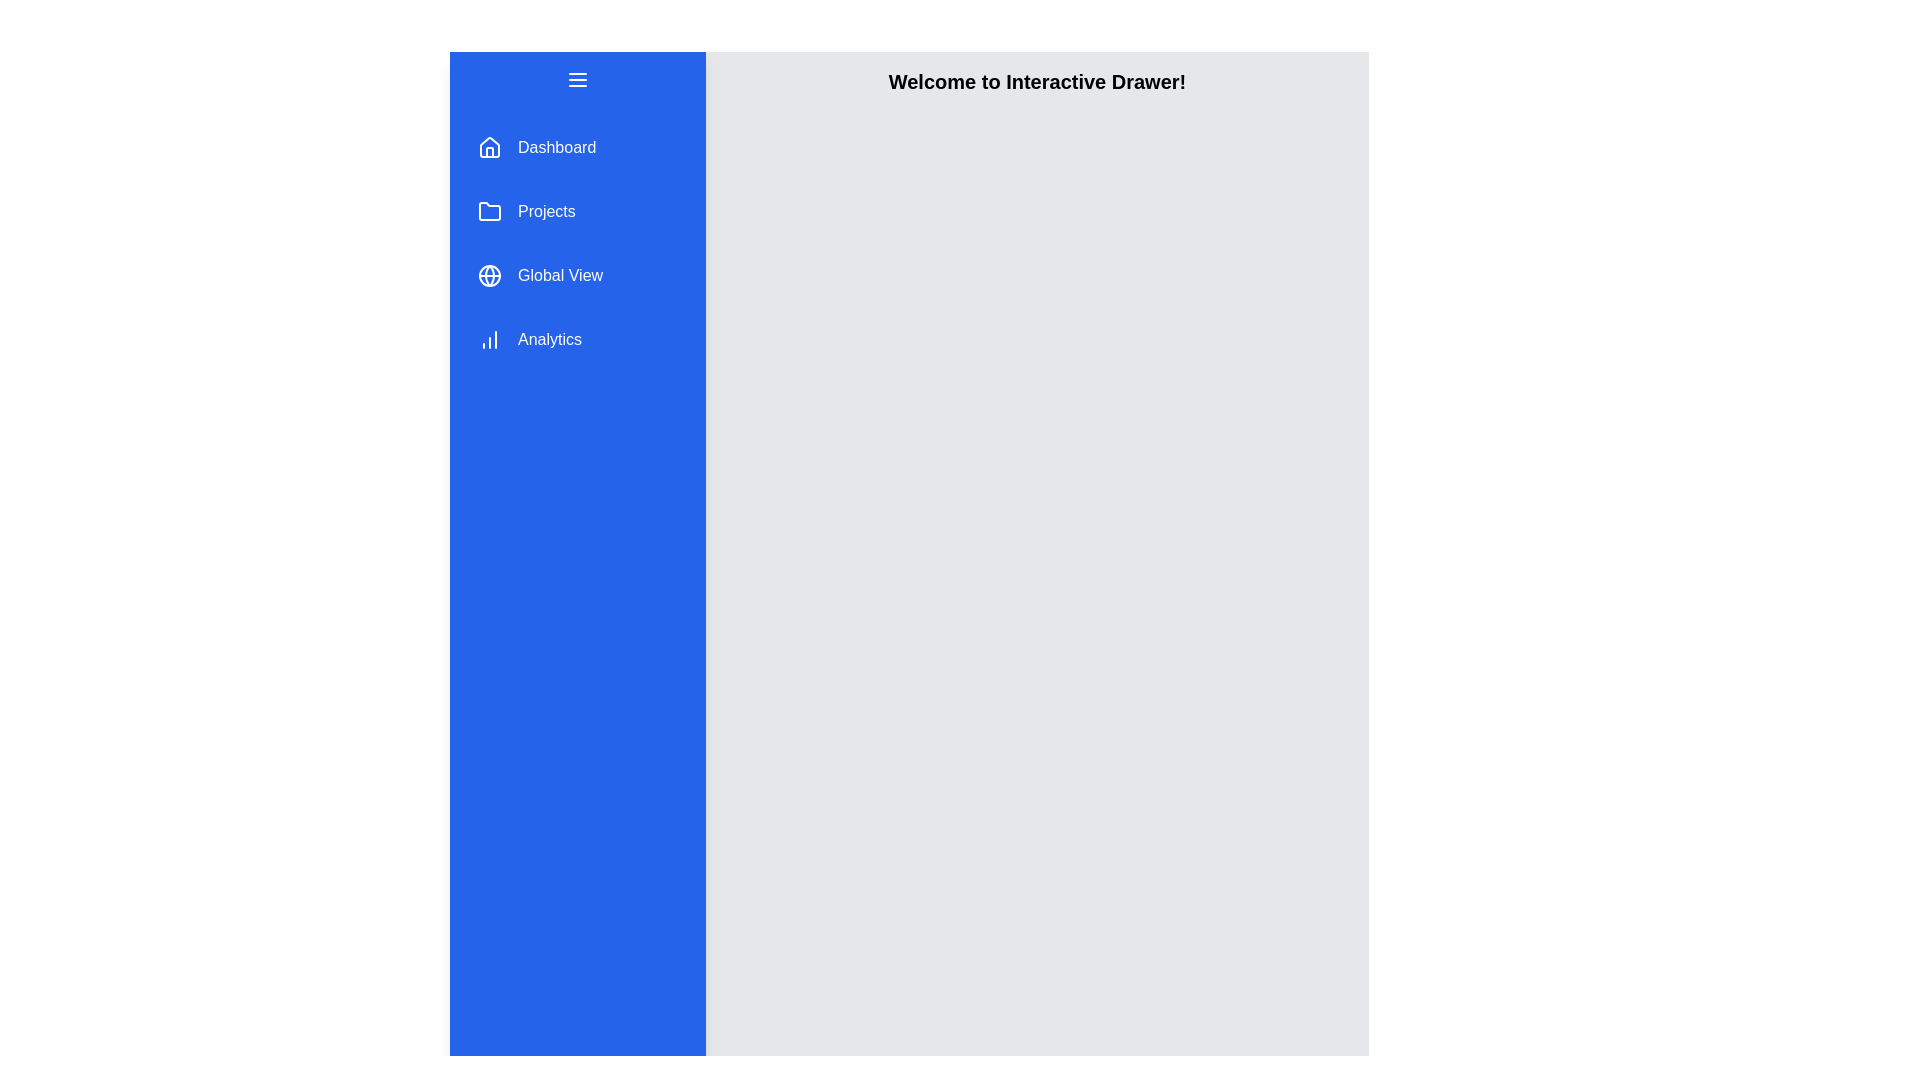 The image size is (1920, 1080). Describe the element at coordinates (1037, 590) in the screenshot. I see `the main content area to focus or select text` at that location.